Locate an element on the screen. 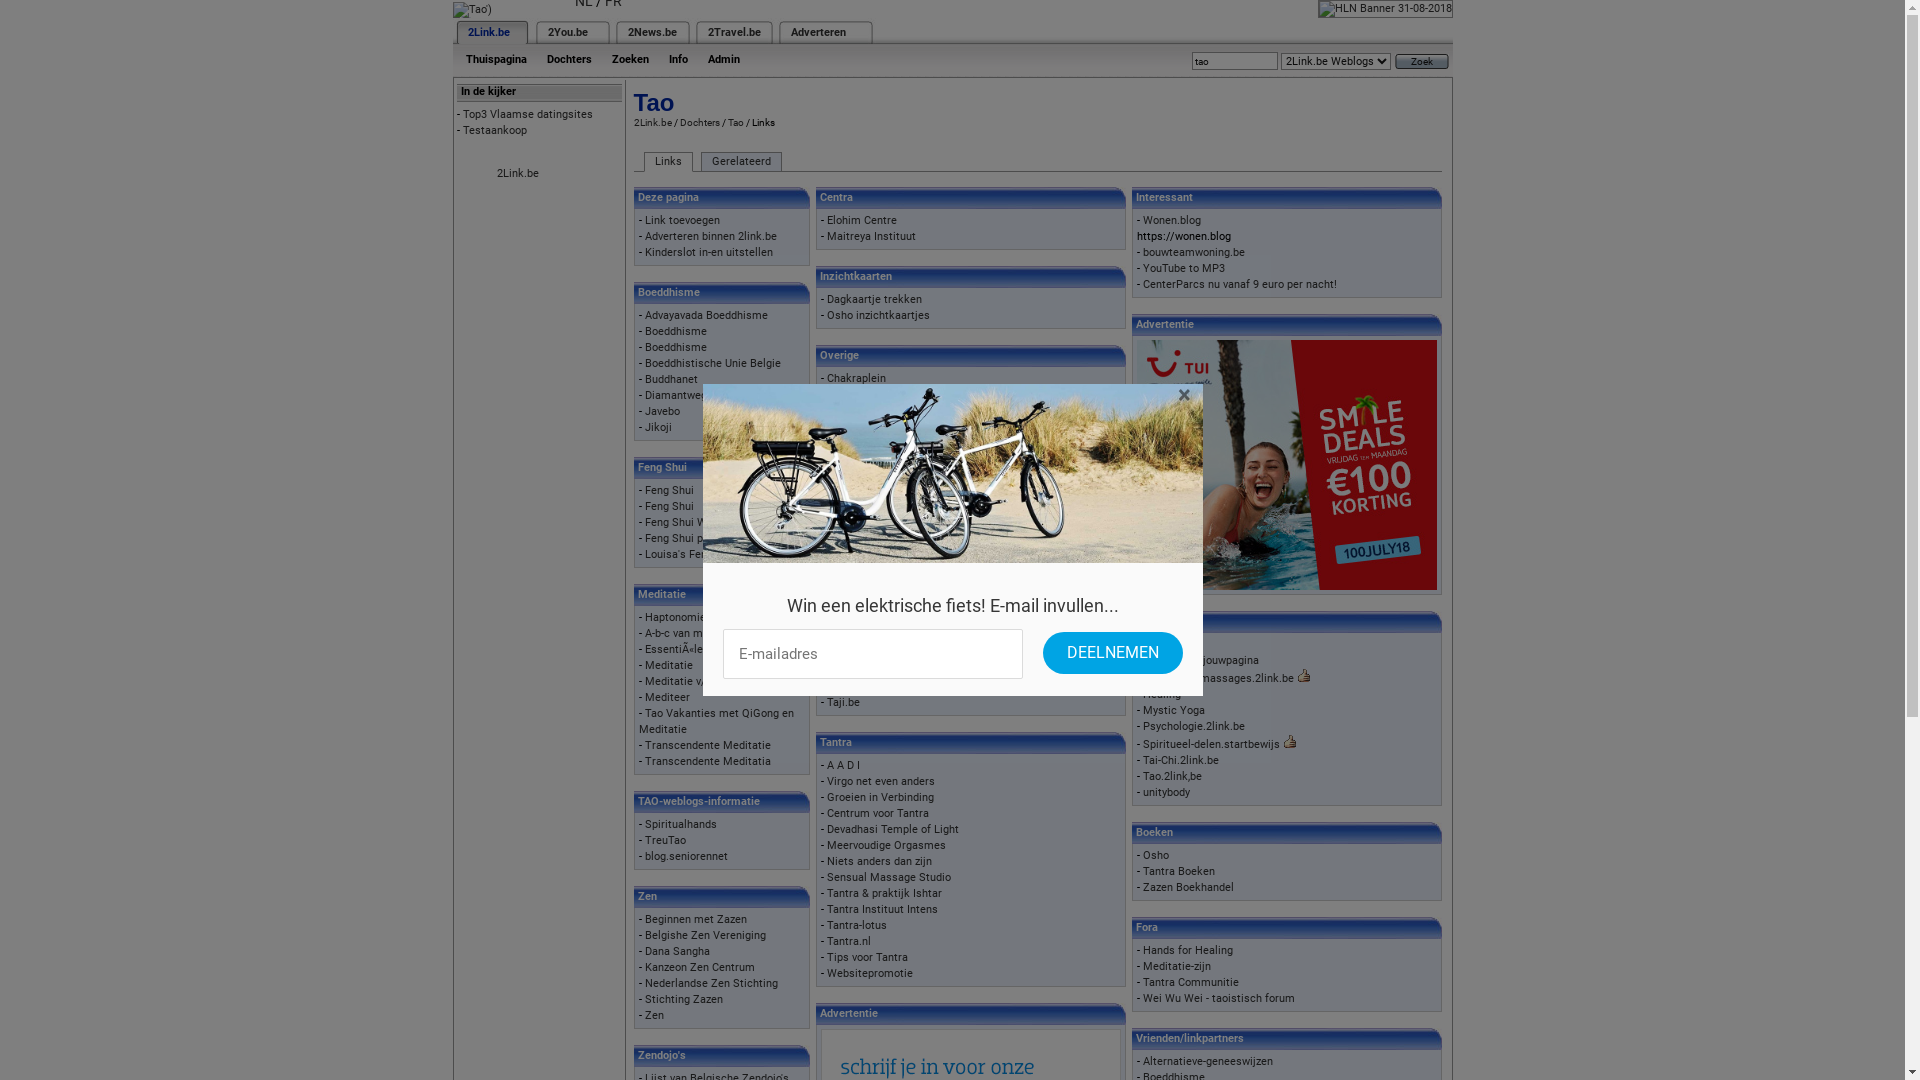  'Dochters' is located at coordinates (567, 58).